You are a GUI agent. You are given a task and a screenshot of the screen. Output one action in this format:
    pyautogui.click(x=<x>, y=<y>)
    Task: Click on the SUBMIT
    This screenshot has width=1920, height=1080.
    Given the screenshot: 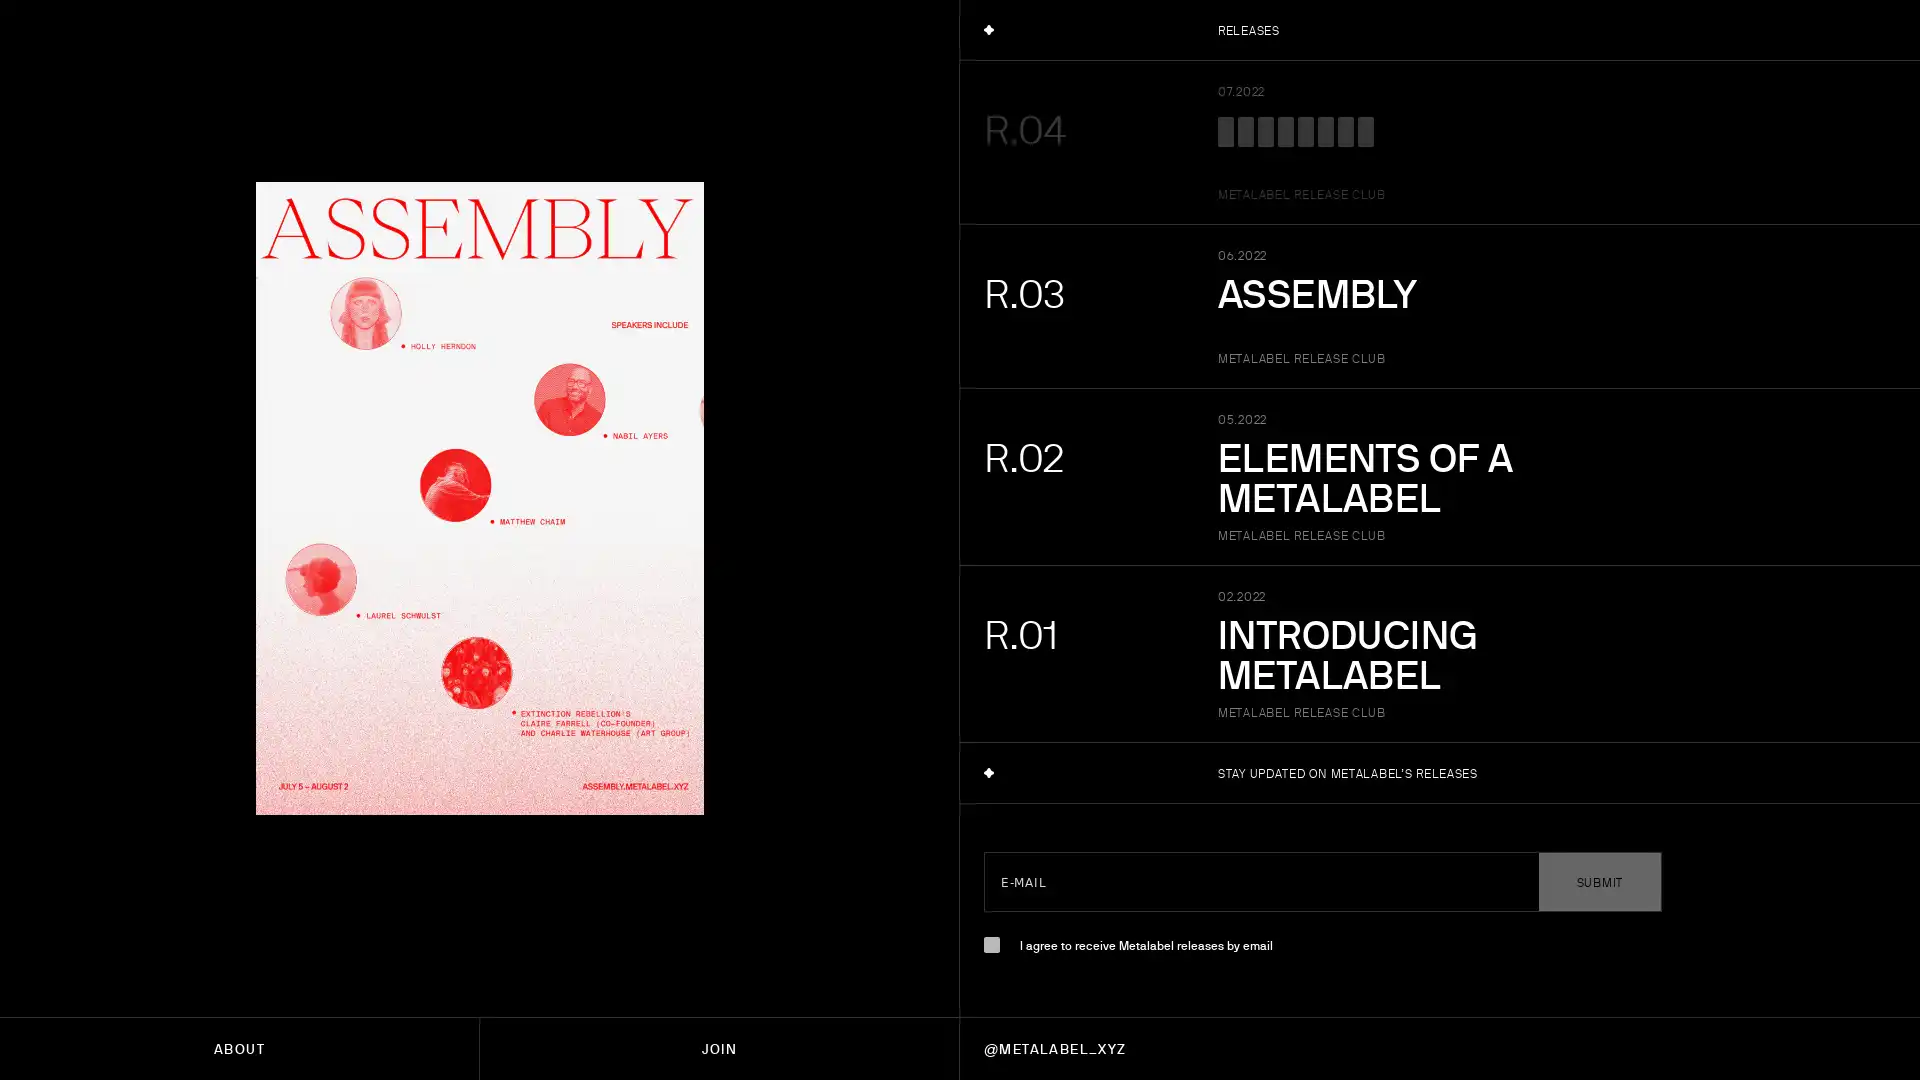 What is the action you would take?
    pyautogui.click(x=1598, y=881)
    